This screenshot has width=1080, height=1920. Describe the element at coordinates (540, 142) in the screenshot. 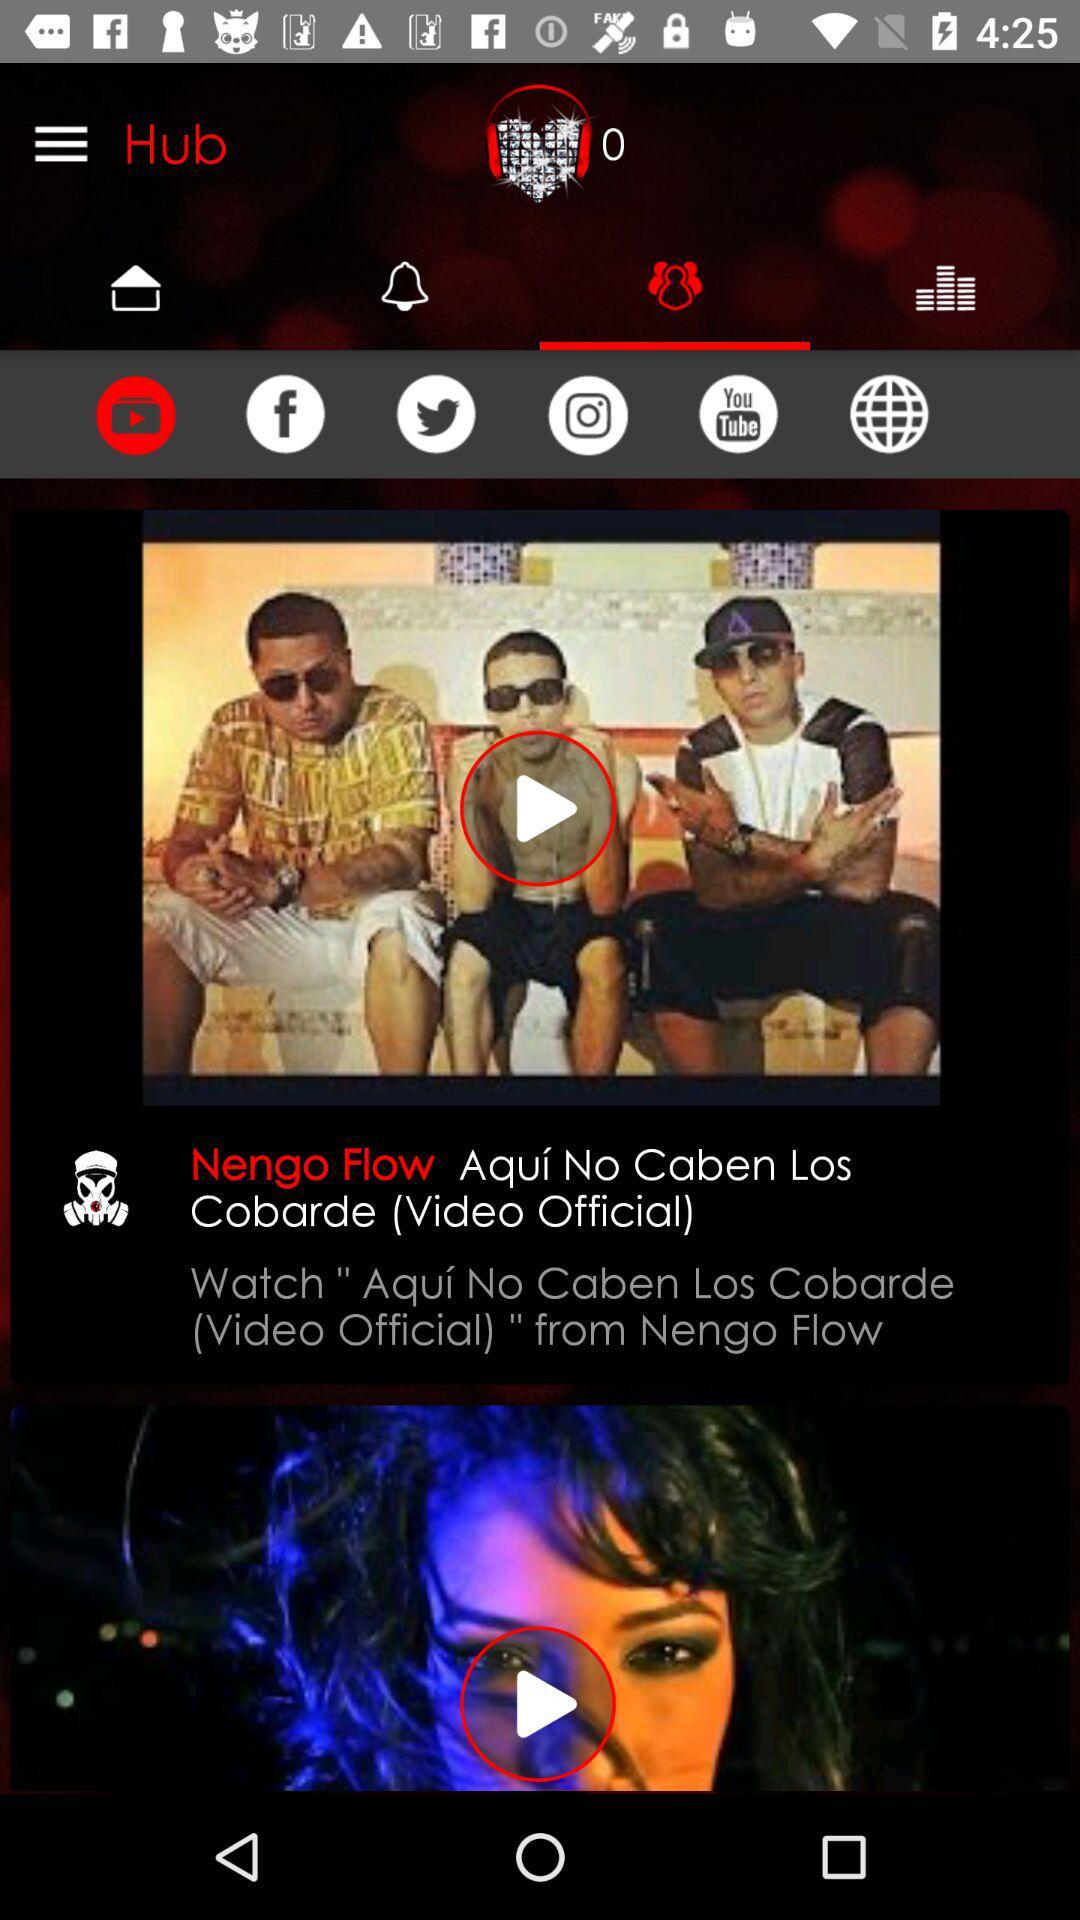

I see `item to the left of 0` at that location.